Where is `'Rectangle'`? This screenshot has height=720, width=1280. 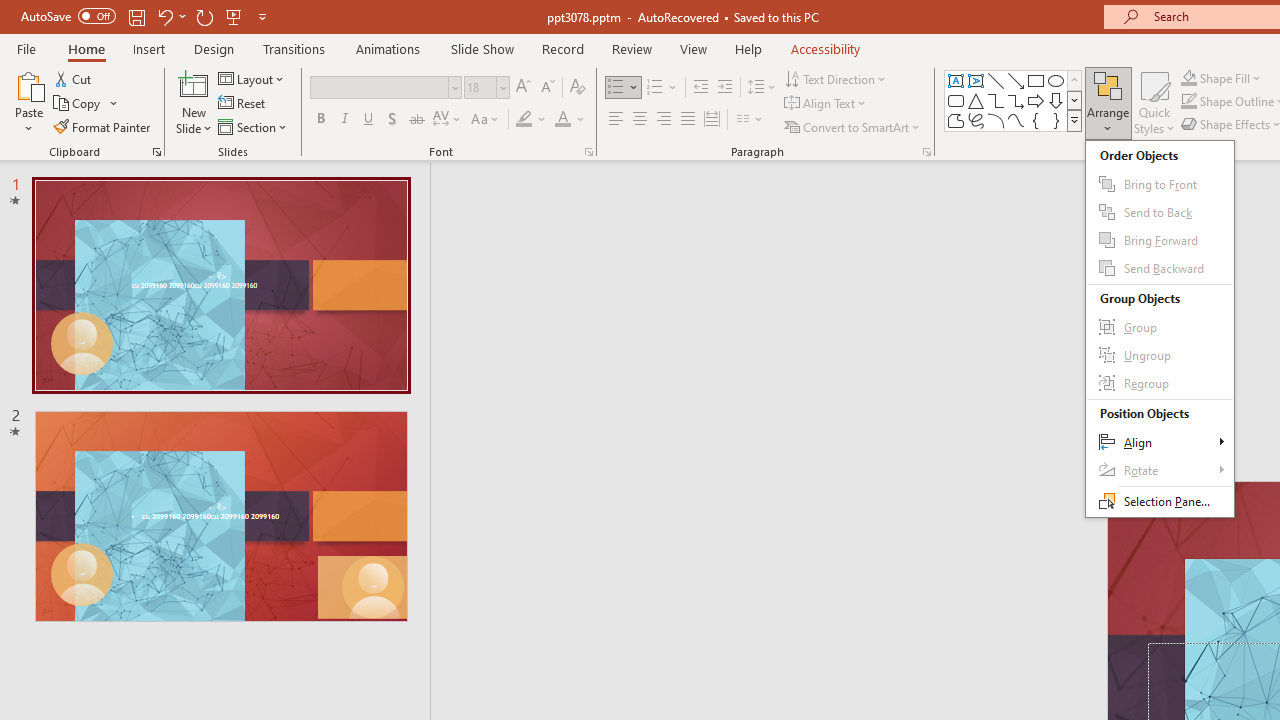 'Rectangle' is located at coordinates (1036, 80).